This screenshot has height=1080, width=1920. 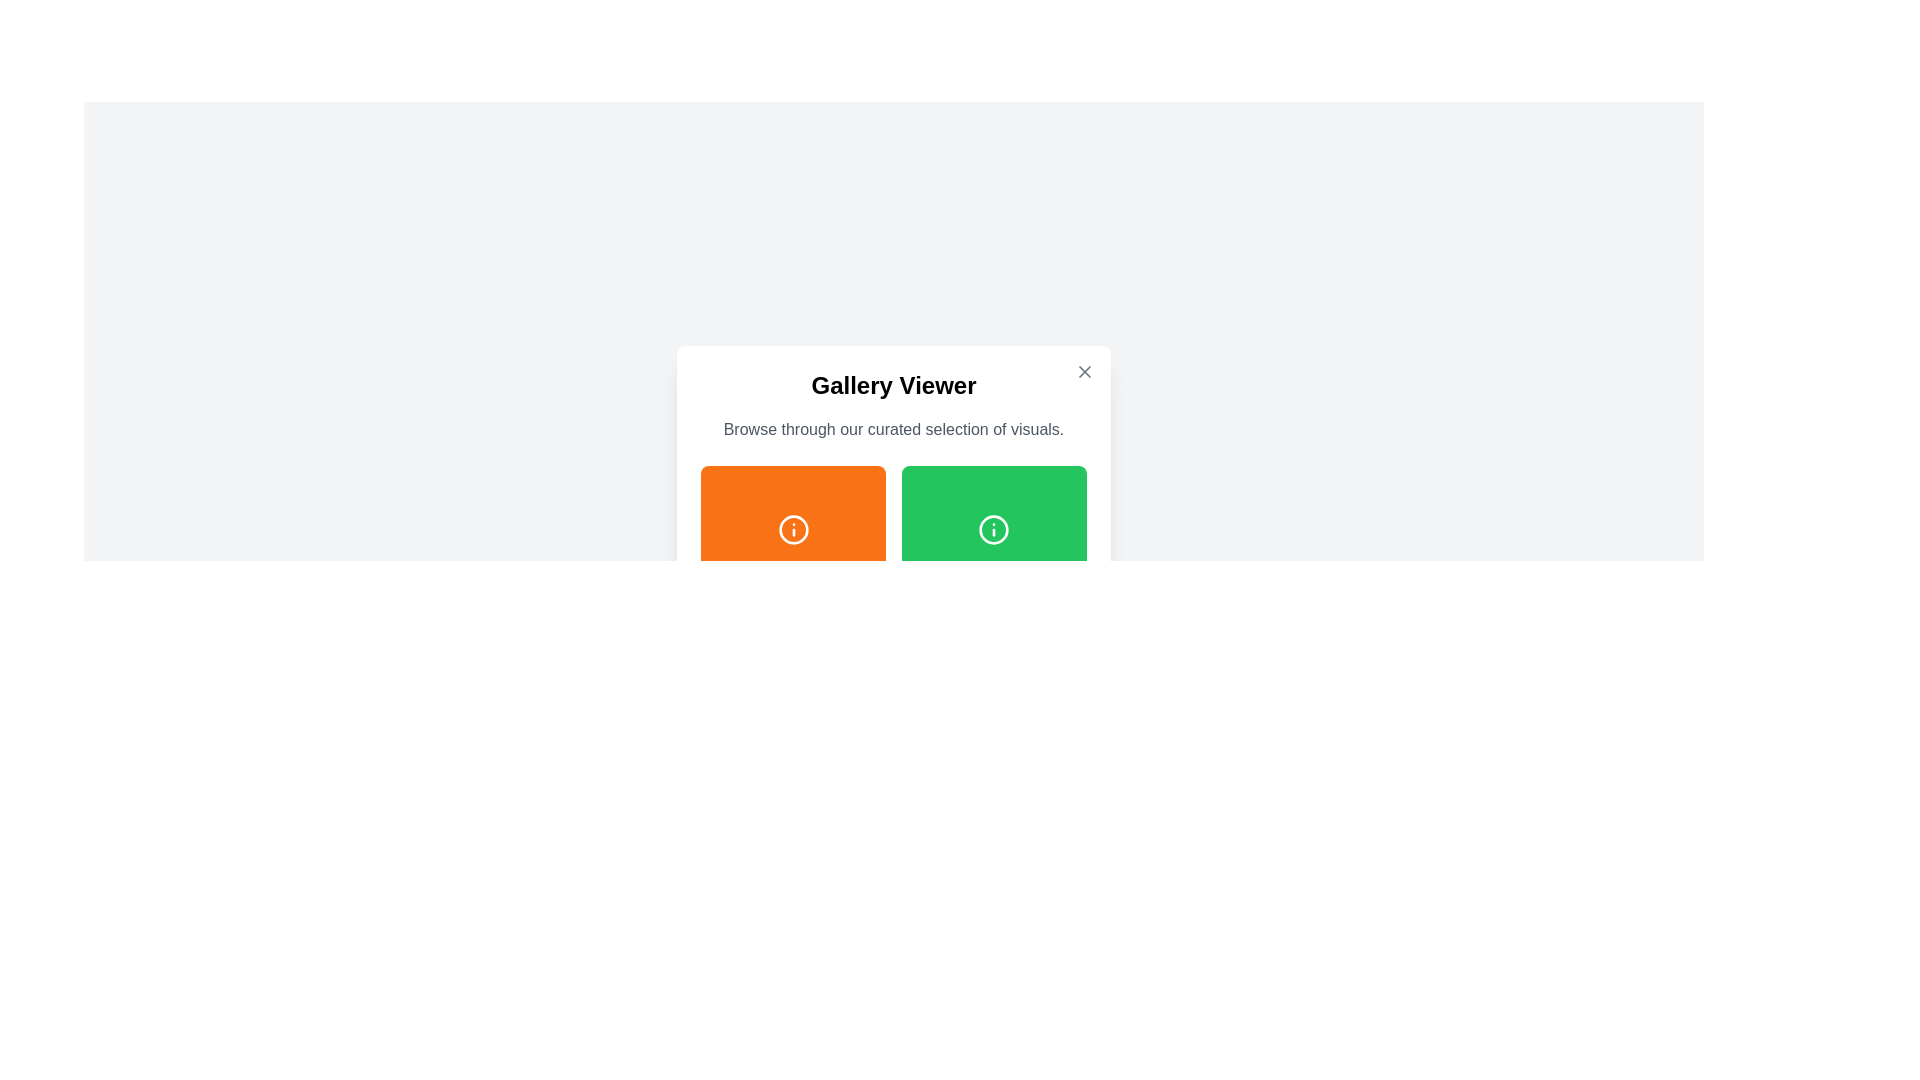 What do you see at coordinates (1083, 371) in the screenshot?
I see `the small gray 'X' button in the top-right corner of the 'Gallery Viewer' modal` at bounding box center [1083, 371].